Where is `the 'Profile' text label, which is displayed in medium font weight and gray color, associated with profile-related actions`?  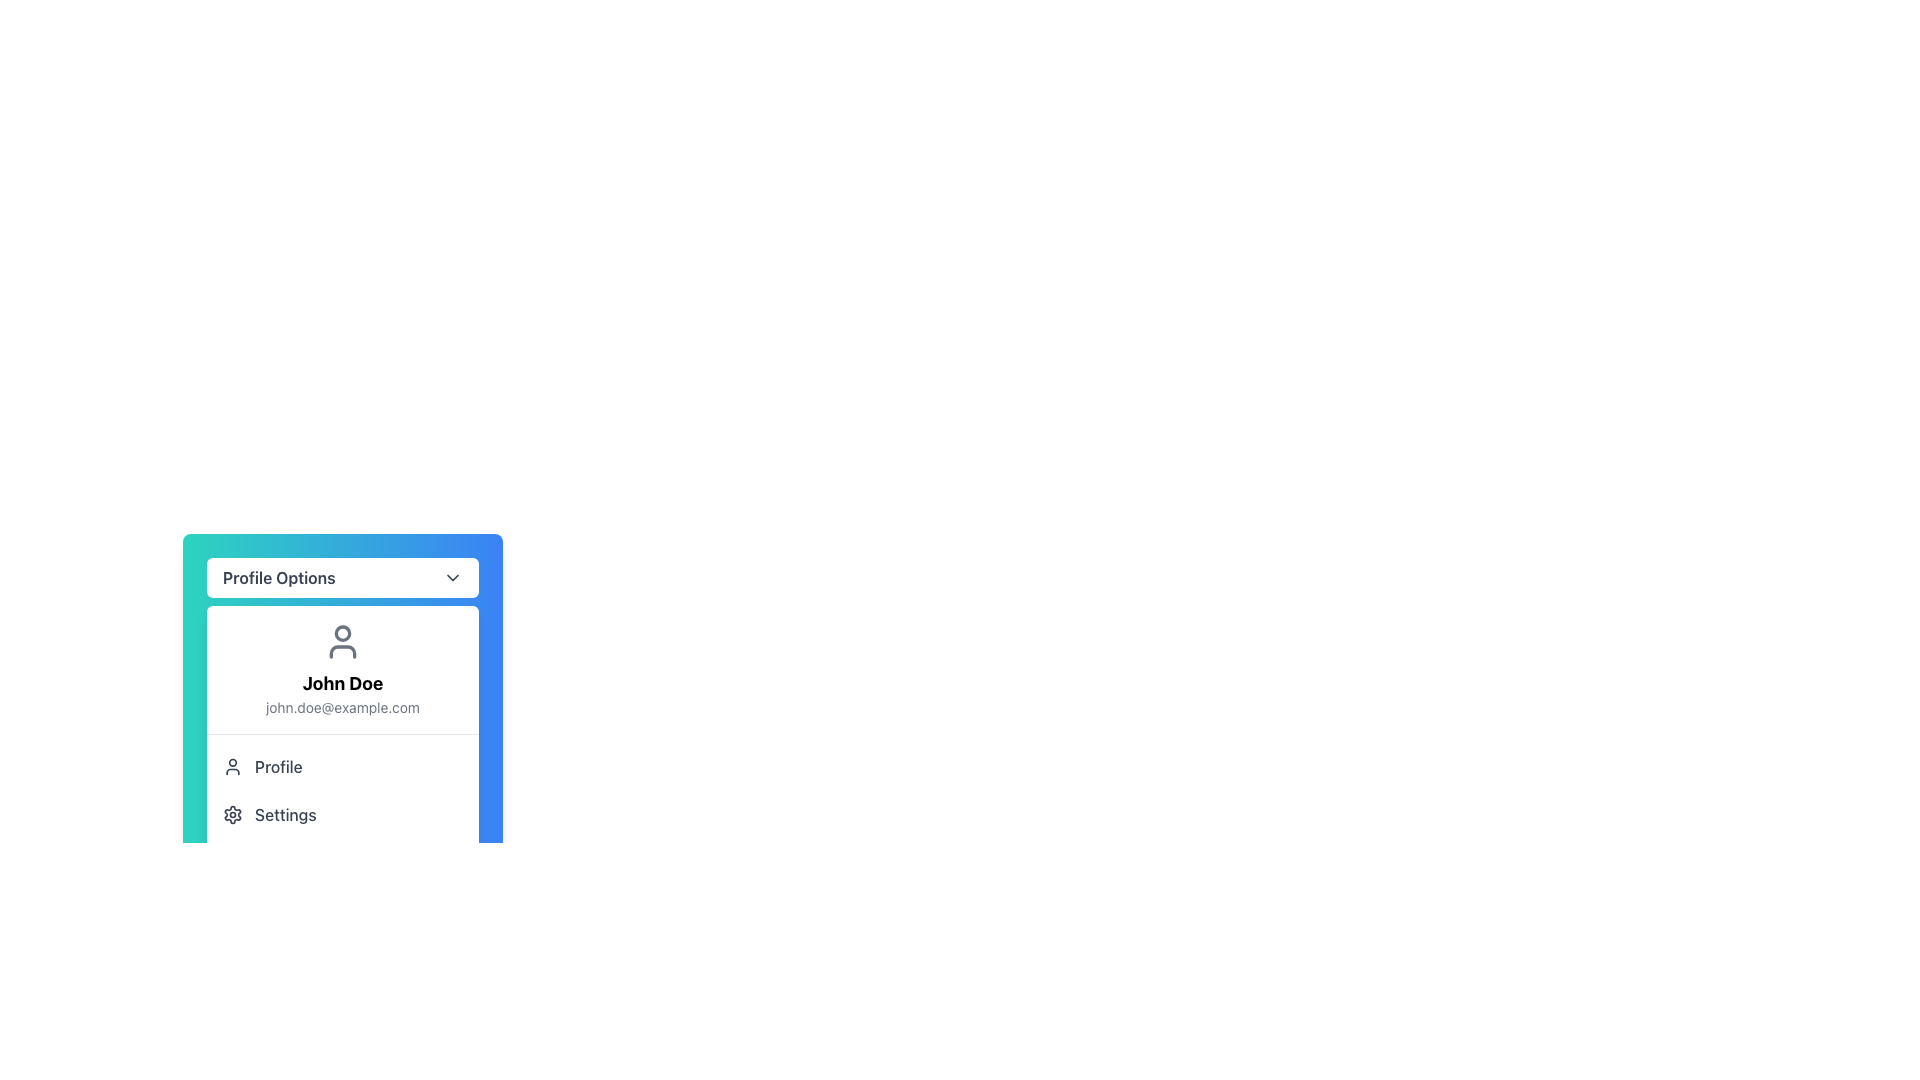 the 'Profile' text label, which is displayed in medium font weight and gray color, associated with profile-related actions is located at coordinates (277, 766).